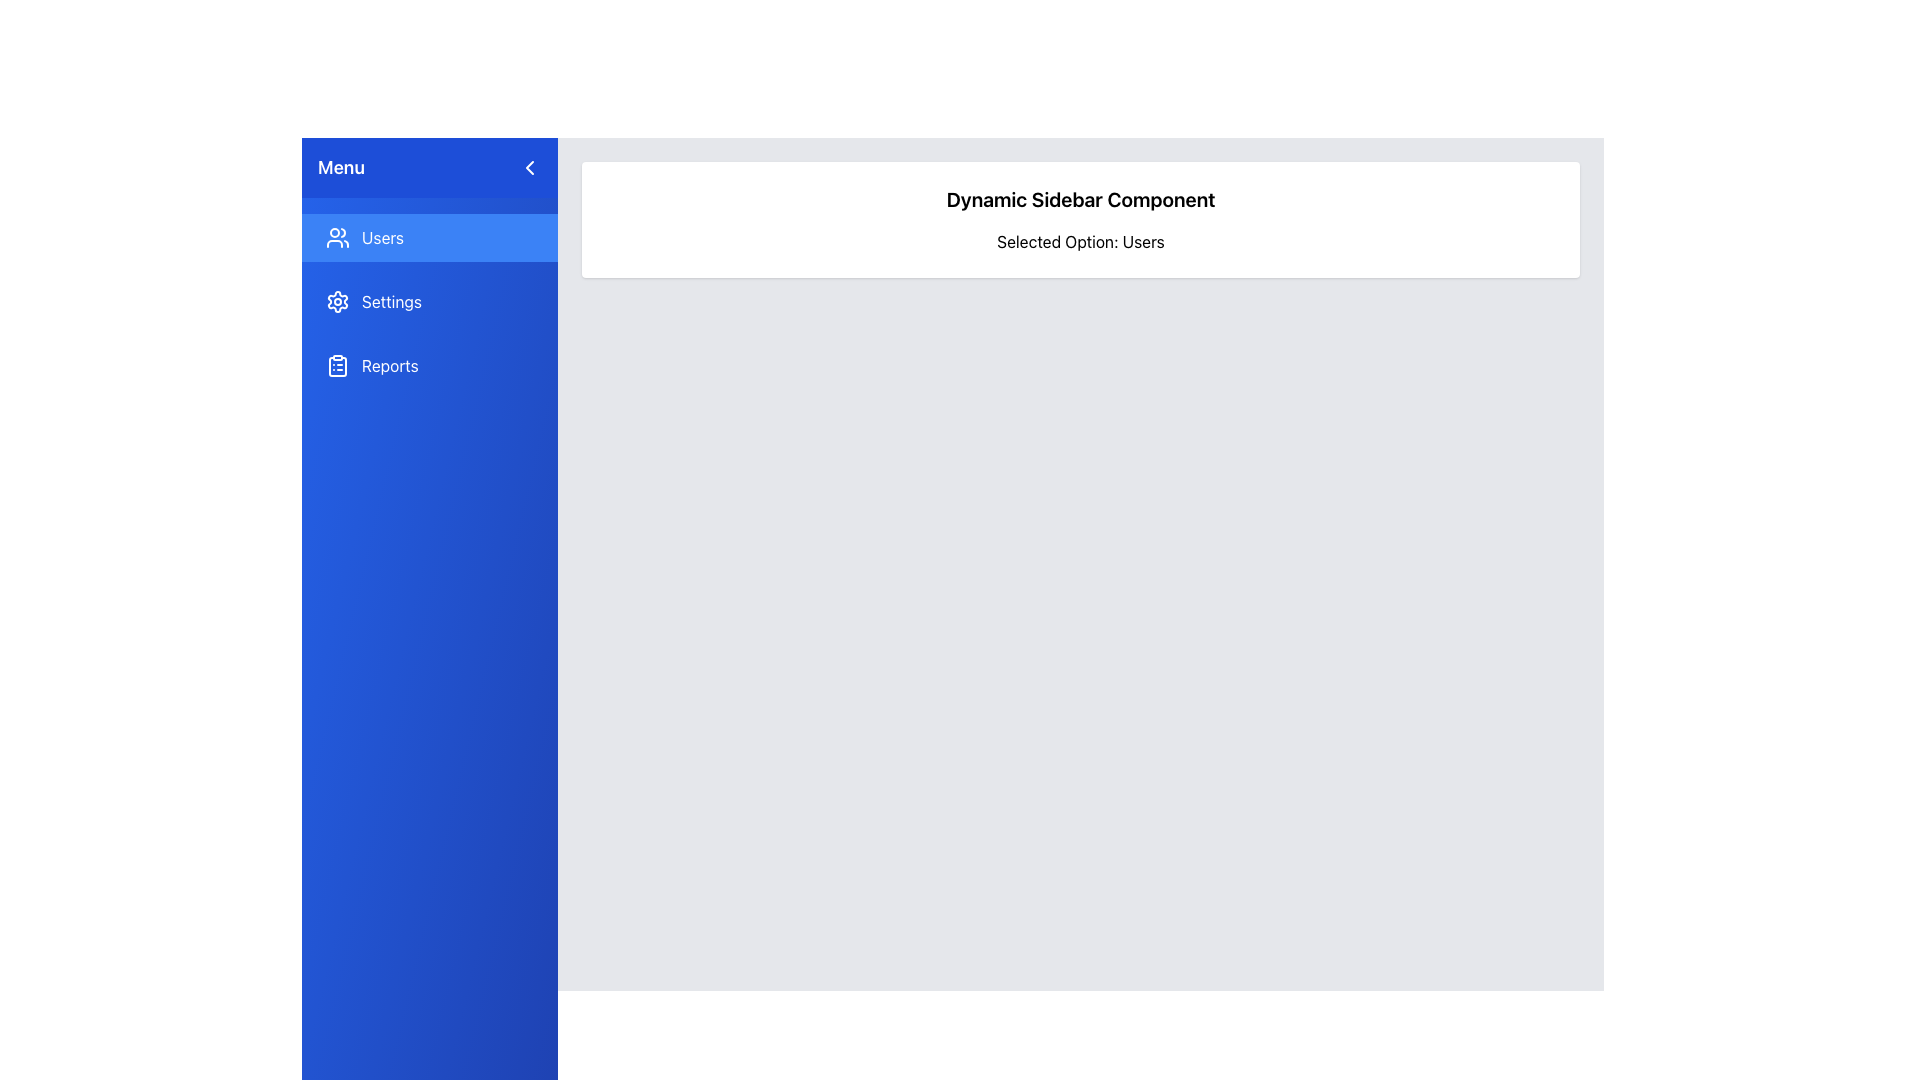 The height and width of the screenshot is (1080, 1920). Describe the element at coordinates (337, 301) in the screenshot. I see `the gear-like icon with a blue background and white details, located in the sidebar menu as part of the 'Settings' option` at that location.